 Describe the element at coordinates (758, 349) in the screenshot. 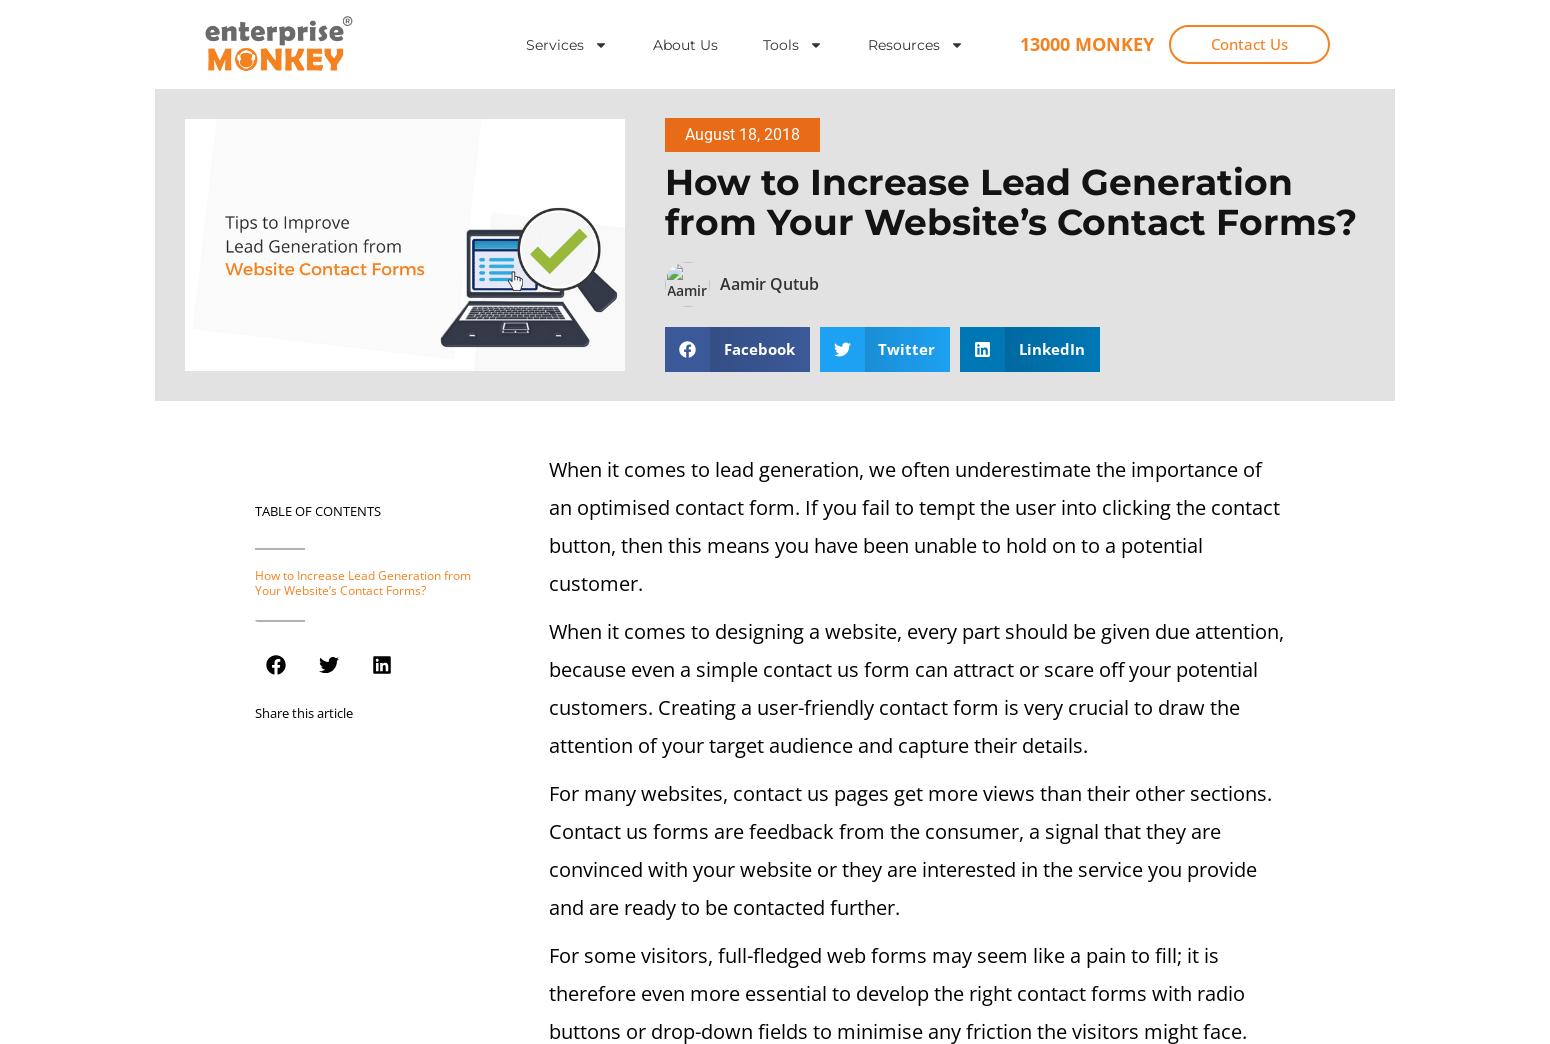

I see `'Facebook'` at that location.